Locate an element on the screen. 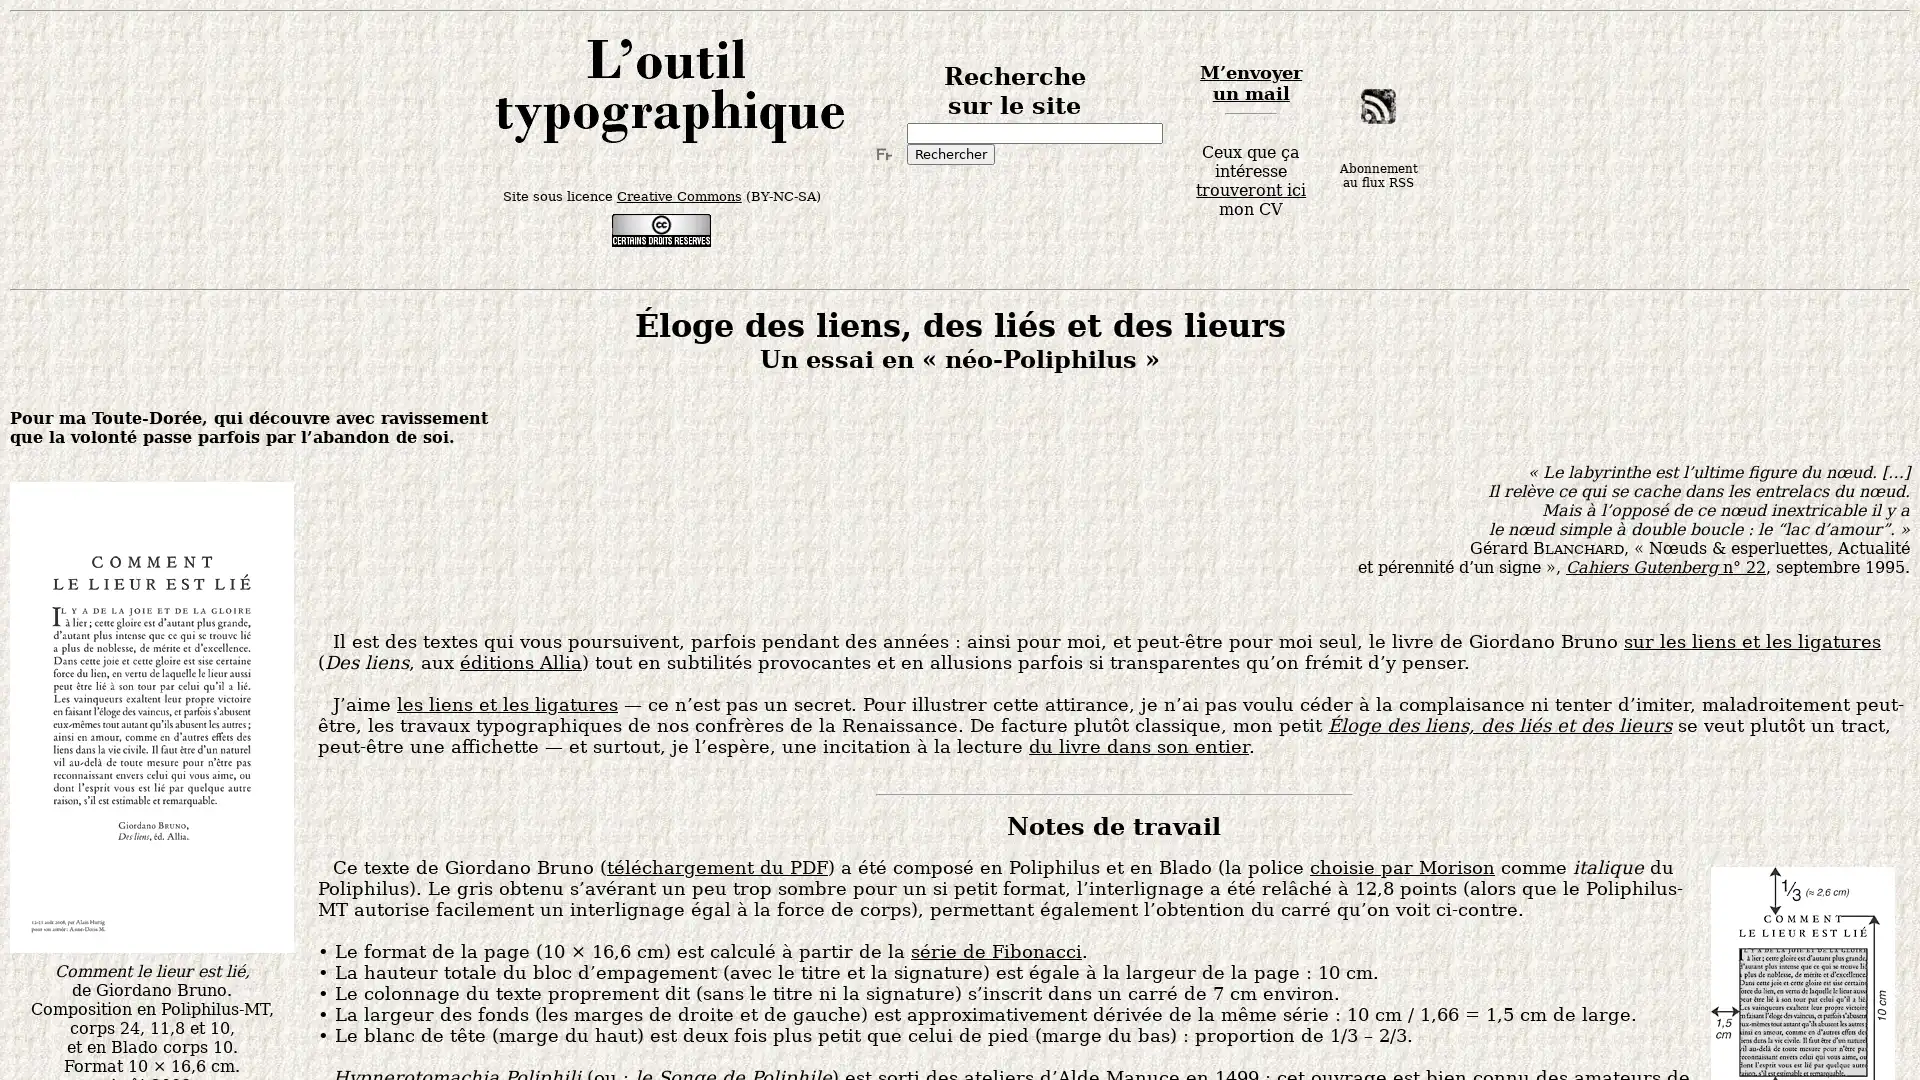 This screenshot has width=1920, height=1080. Turn off Input Method is located at coordinates (883, 150).